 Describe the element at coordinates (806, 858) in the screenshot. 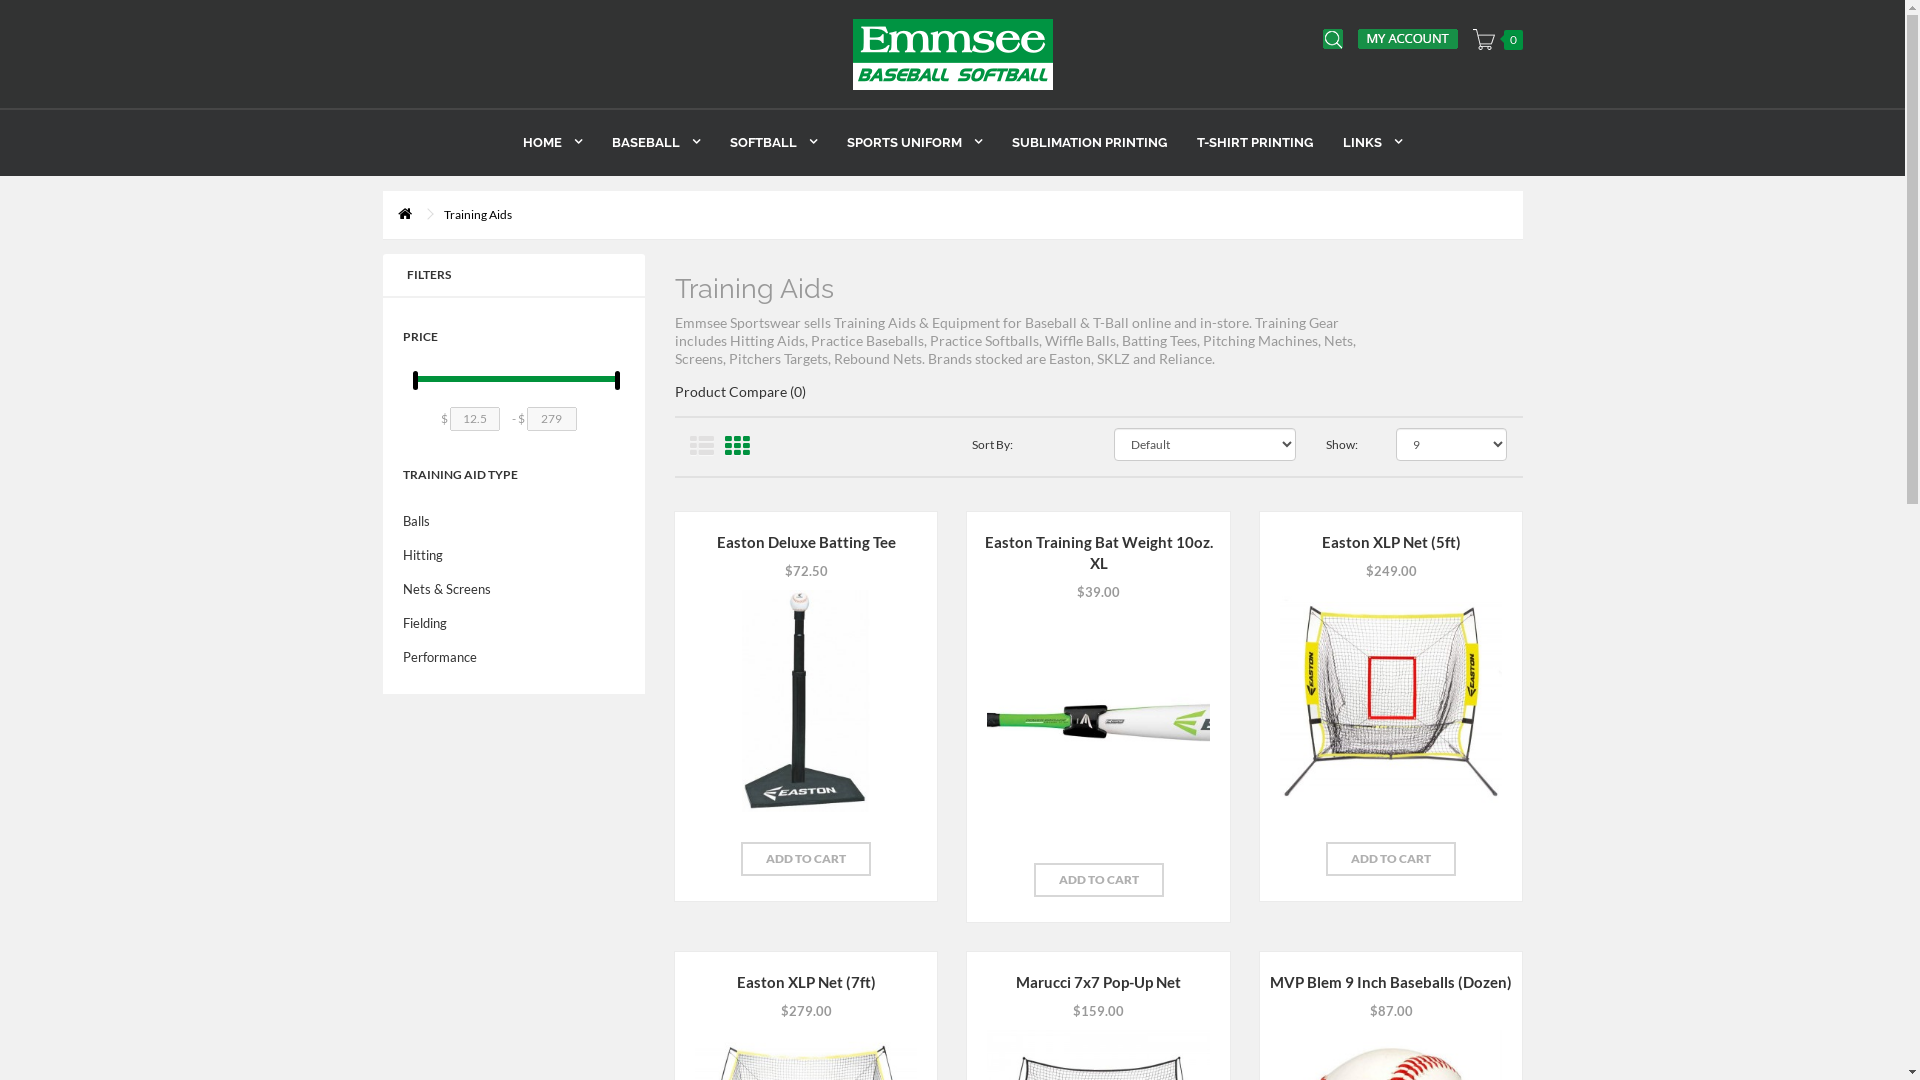

I see `'ADD TO CART'` at that location.